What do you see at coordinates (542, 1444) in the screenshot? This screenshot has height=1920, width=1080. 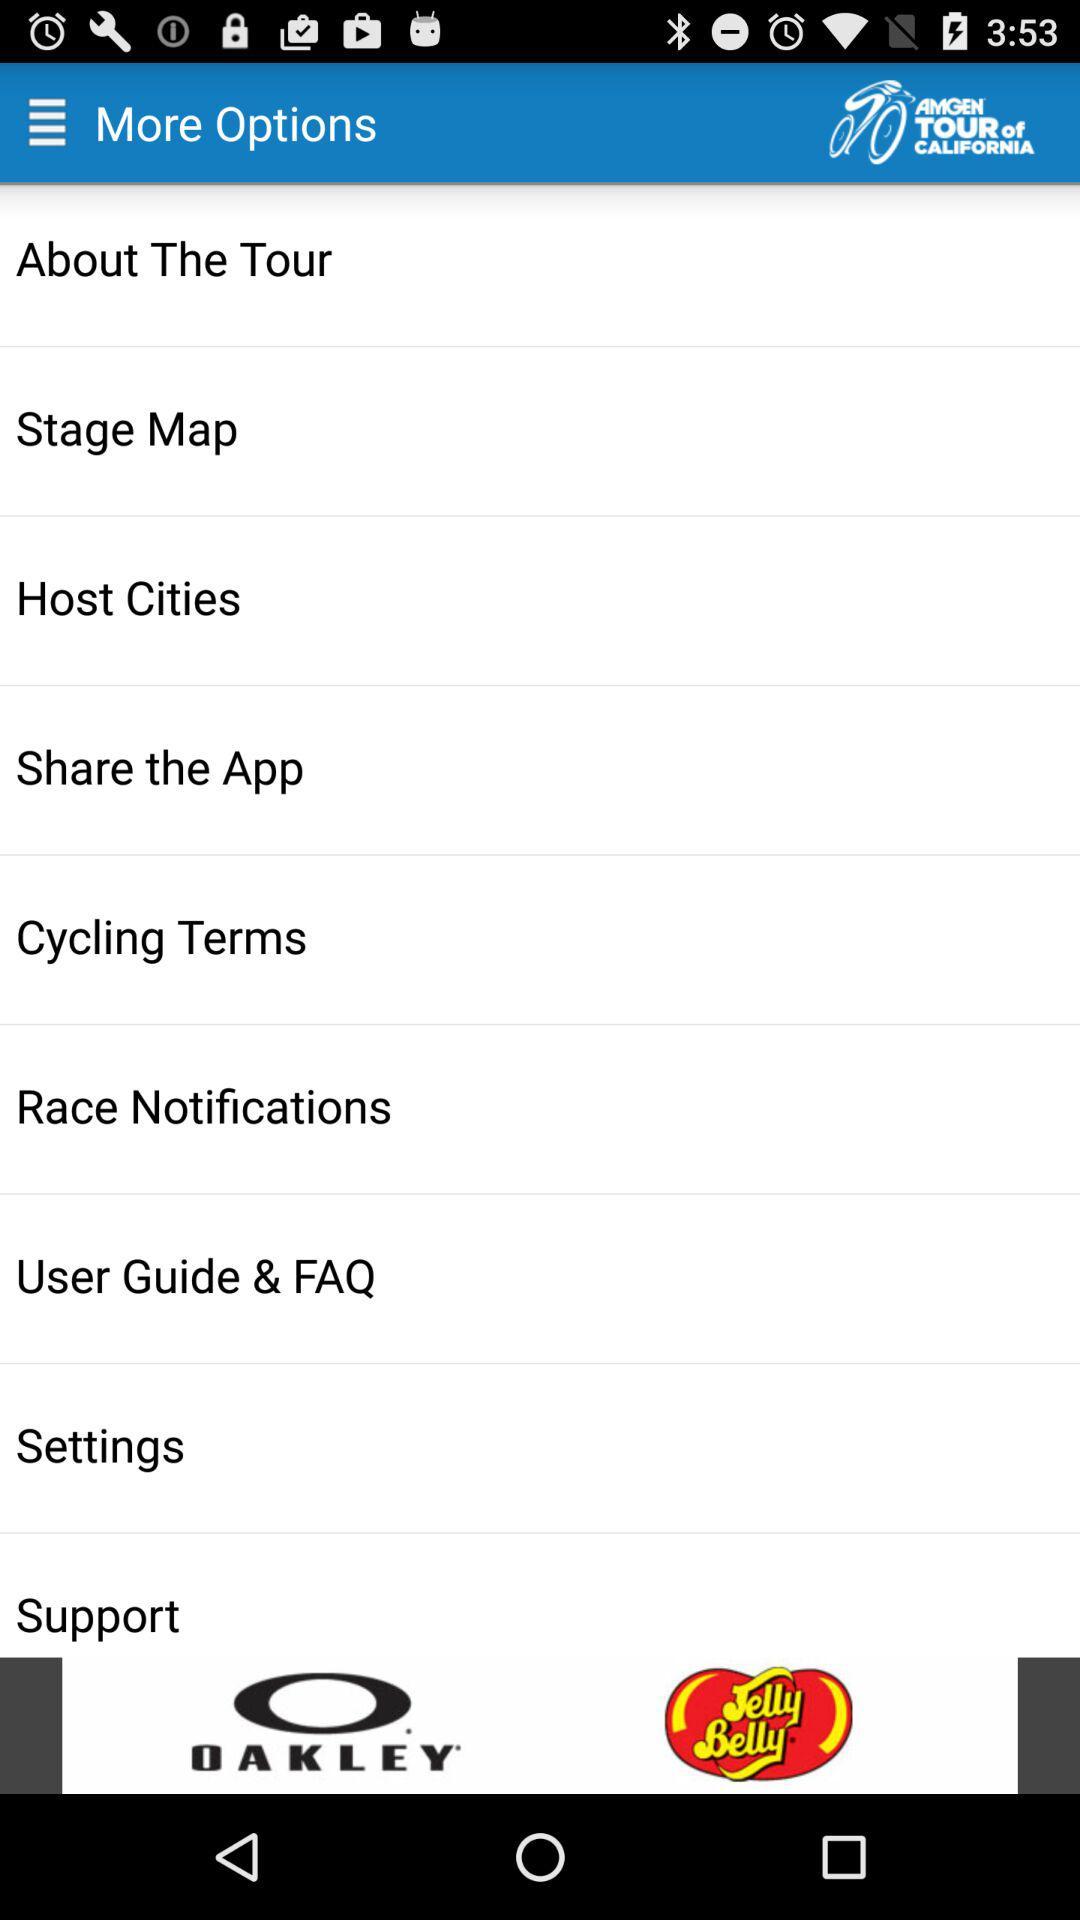 I see `settings` at bounding box center [542, 1444].